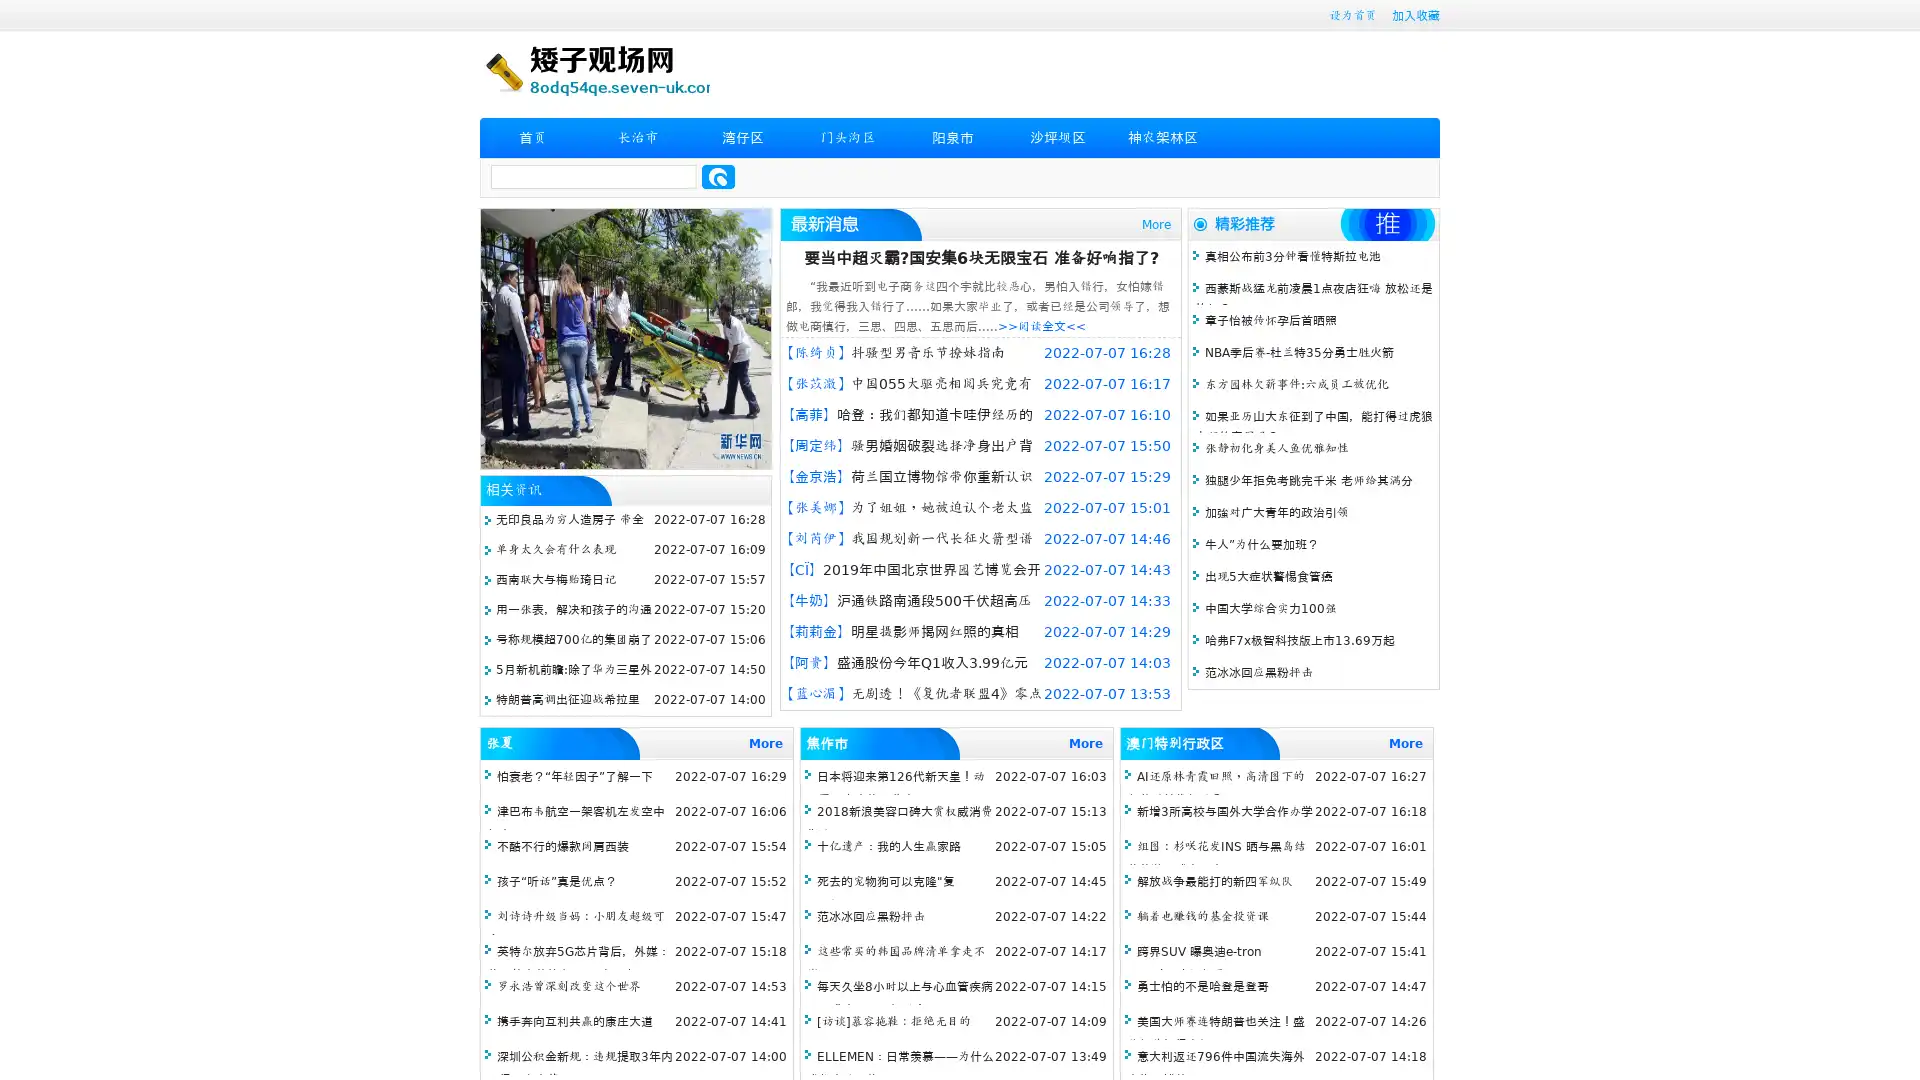 This screenshot has width=1920, height=1080. I want to click on Search, so click(718, 176).